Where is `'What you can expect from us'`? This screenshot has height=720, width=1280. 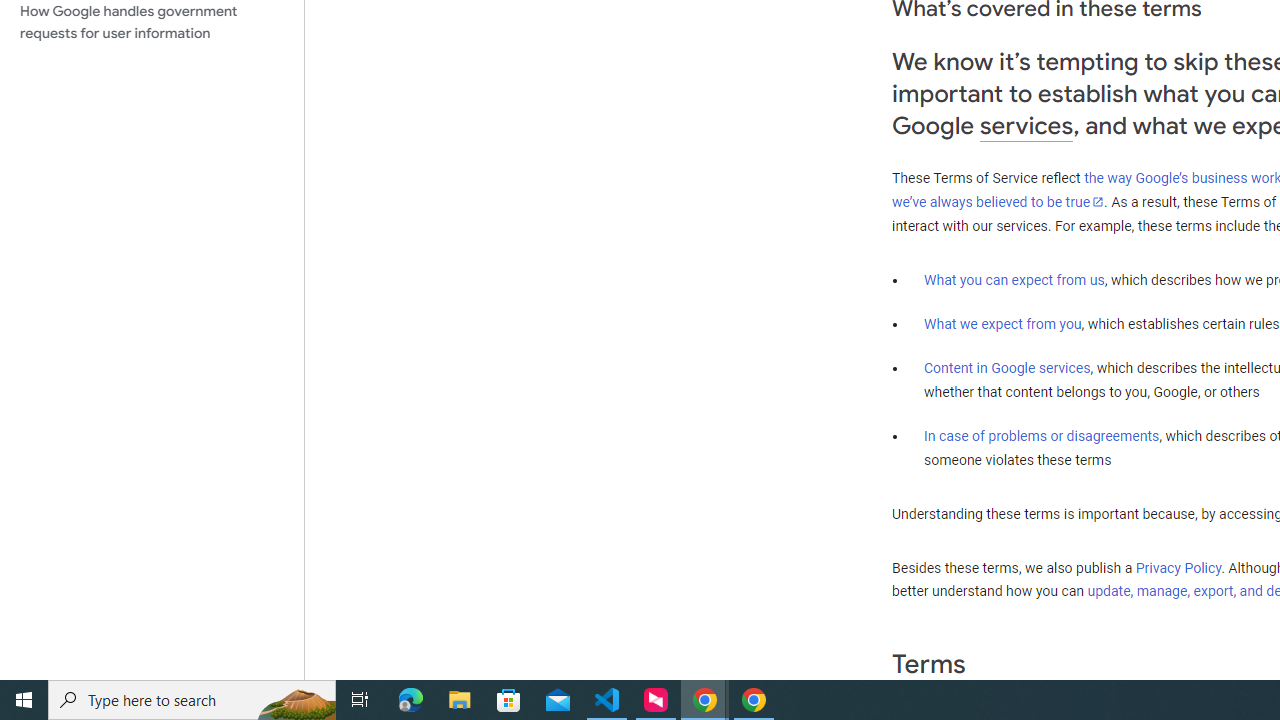 'What you can expect from us' is located at coordinates (1014, 279).